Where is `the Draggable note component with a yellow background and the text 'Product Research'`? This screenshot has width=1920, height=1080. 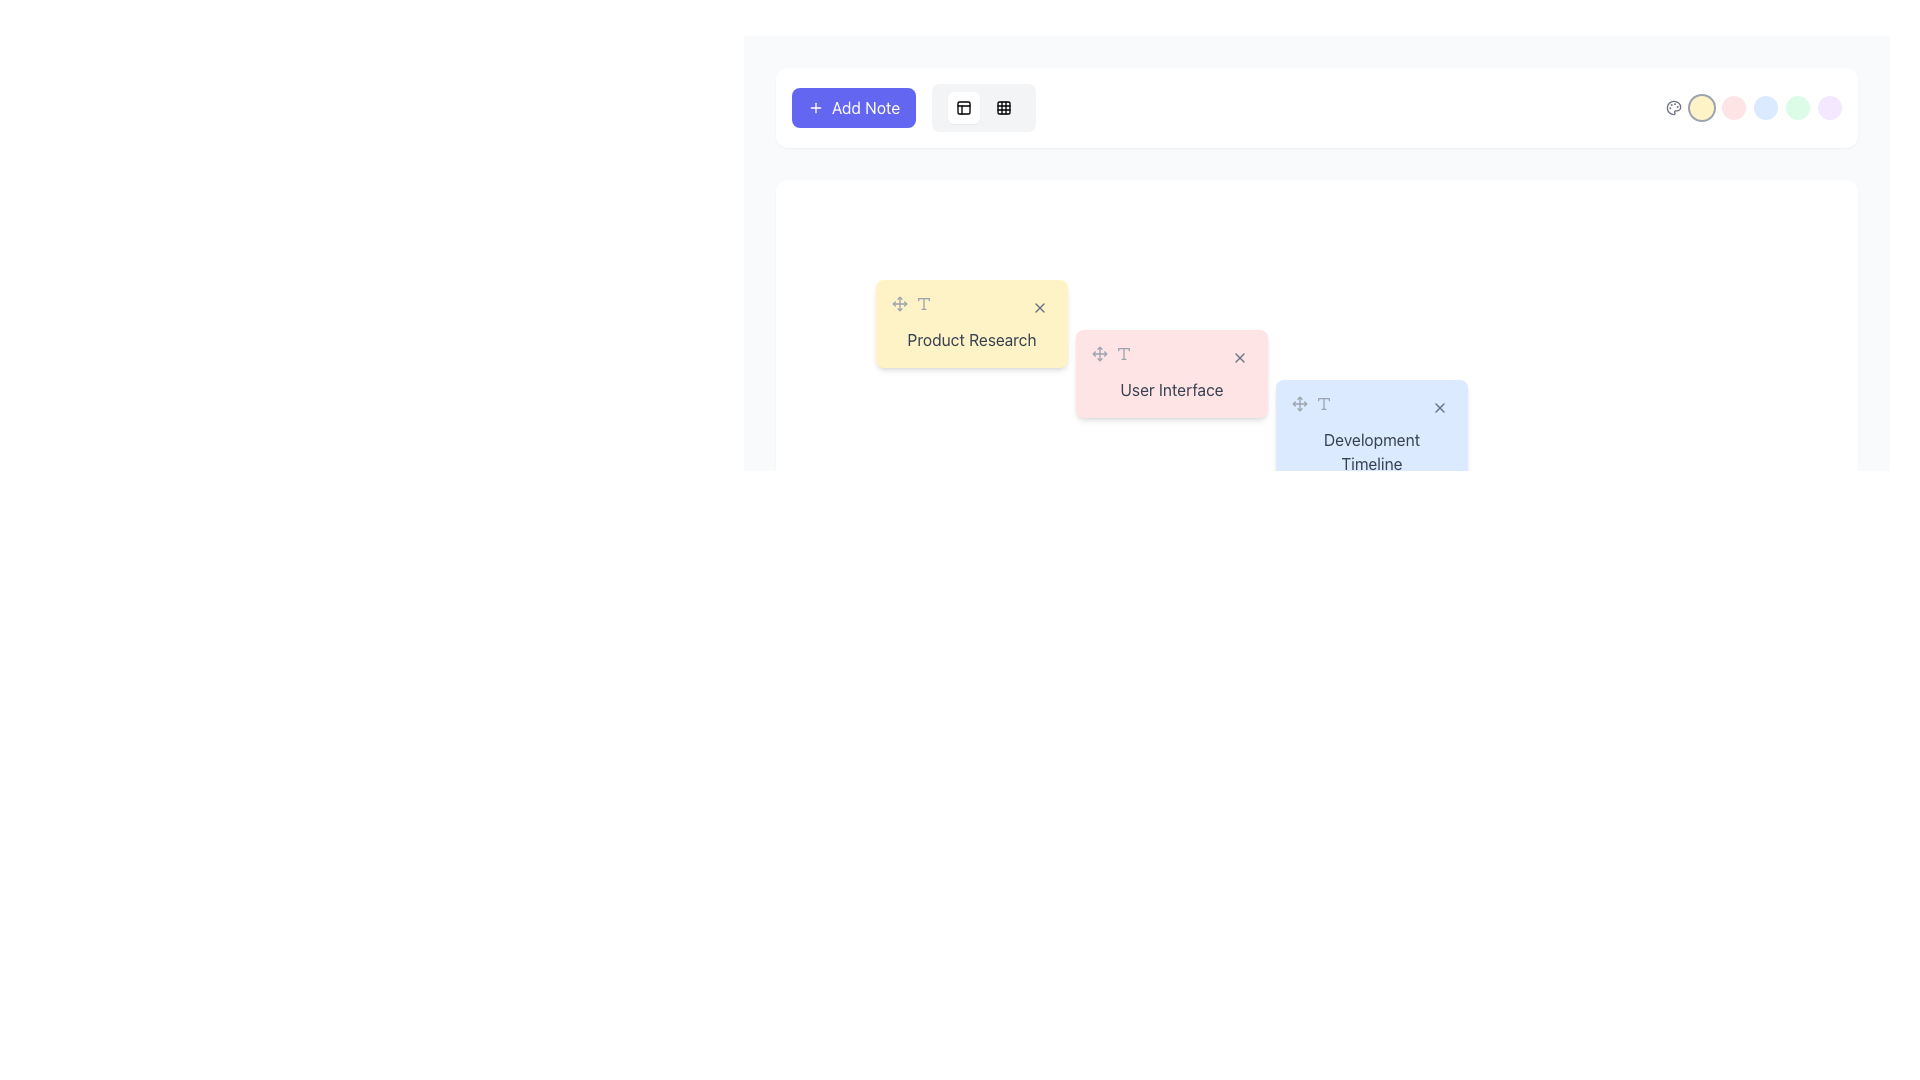 the Draggable note component with a yellow background and the text 'Product Research' is located at coordinates (971, 323).